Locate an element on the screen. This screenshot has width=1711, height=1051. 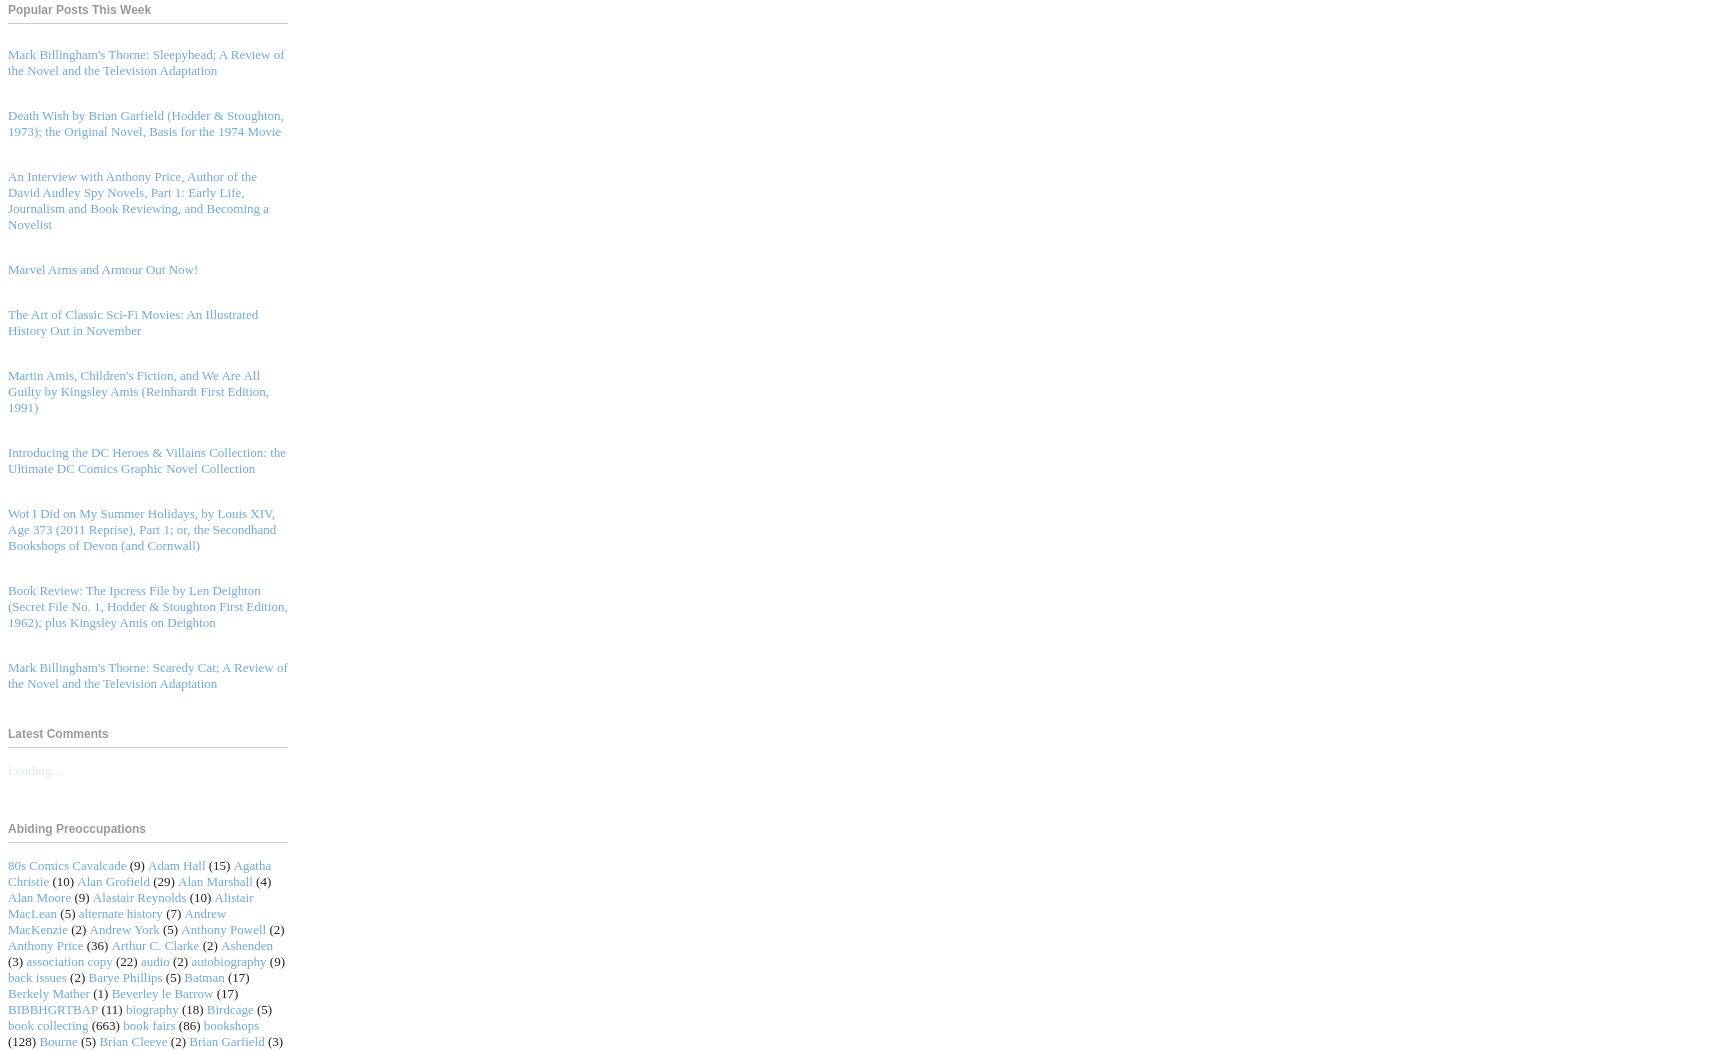
'(1)' is located at coordinates (99, 992).